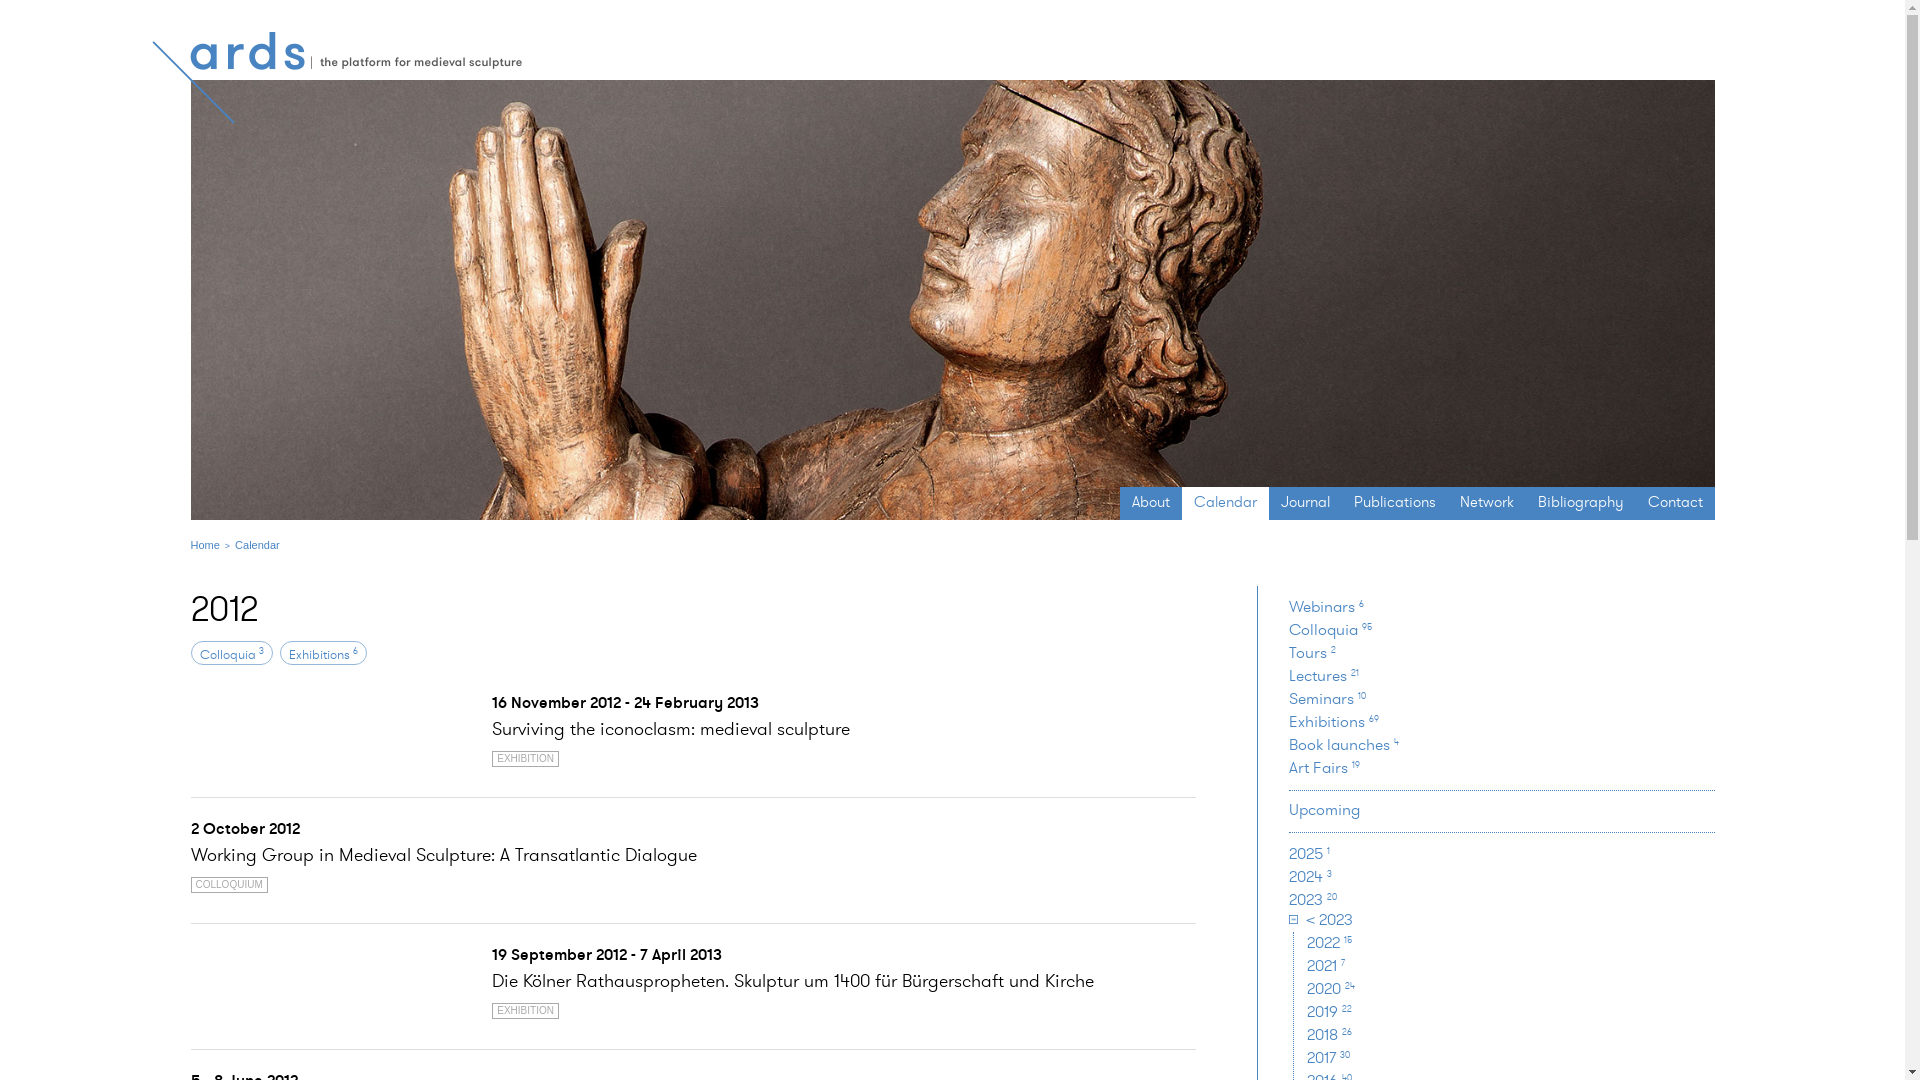 This screenshot has width=1920, height=1080. What do you see at coordinates (671, 728) in the screenshot?
I see `'Surviving the iconoclasm: medieval sculpture'` at bounding box center [671, 728].